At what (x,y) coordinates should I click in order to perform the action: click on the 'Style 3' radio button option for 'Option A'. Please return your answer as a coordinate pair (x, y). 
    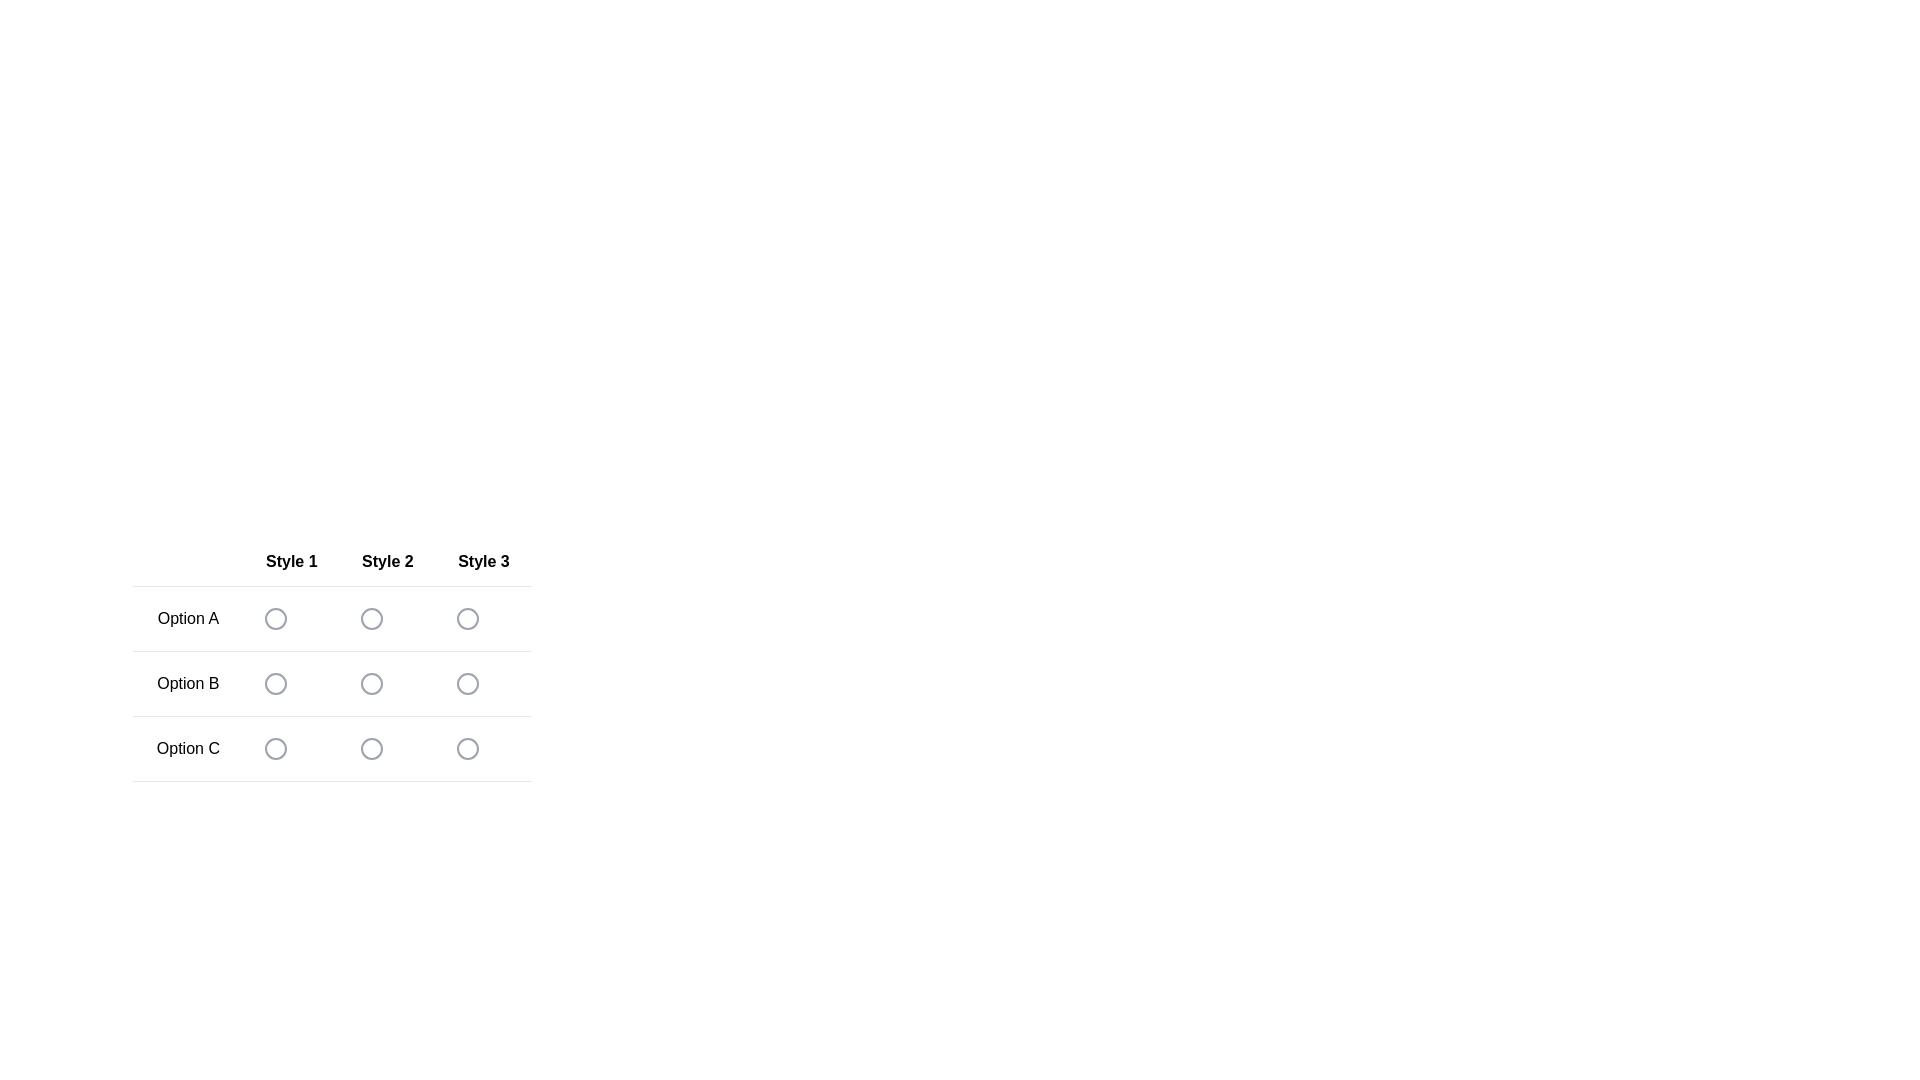
    Looking at the image, I should click on (466, 617).